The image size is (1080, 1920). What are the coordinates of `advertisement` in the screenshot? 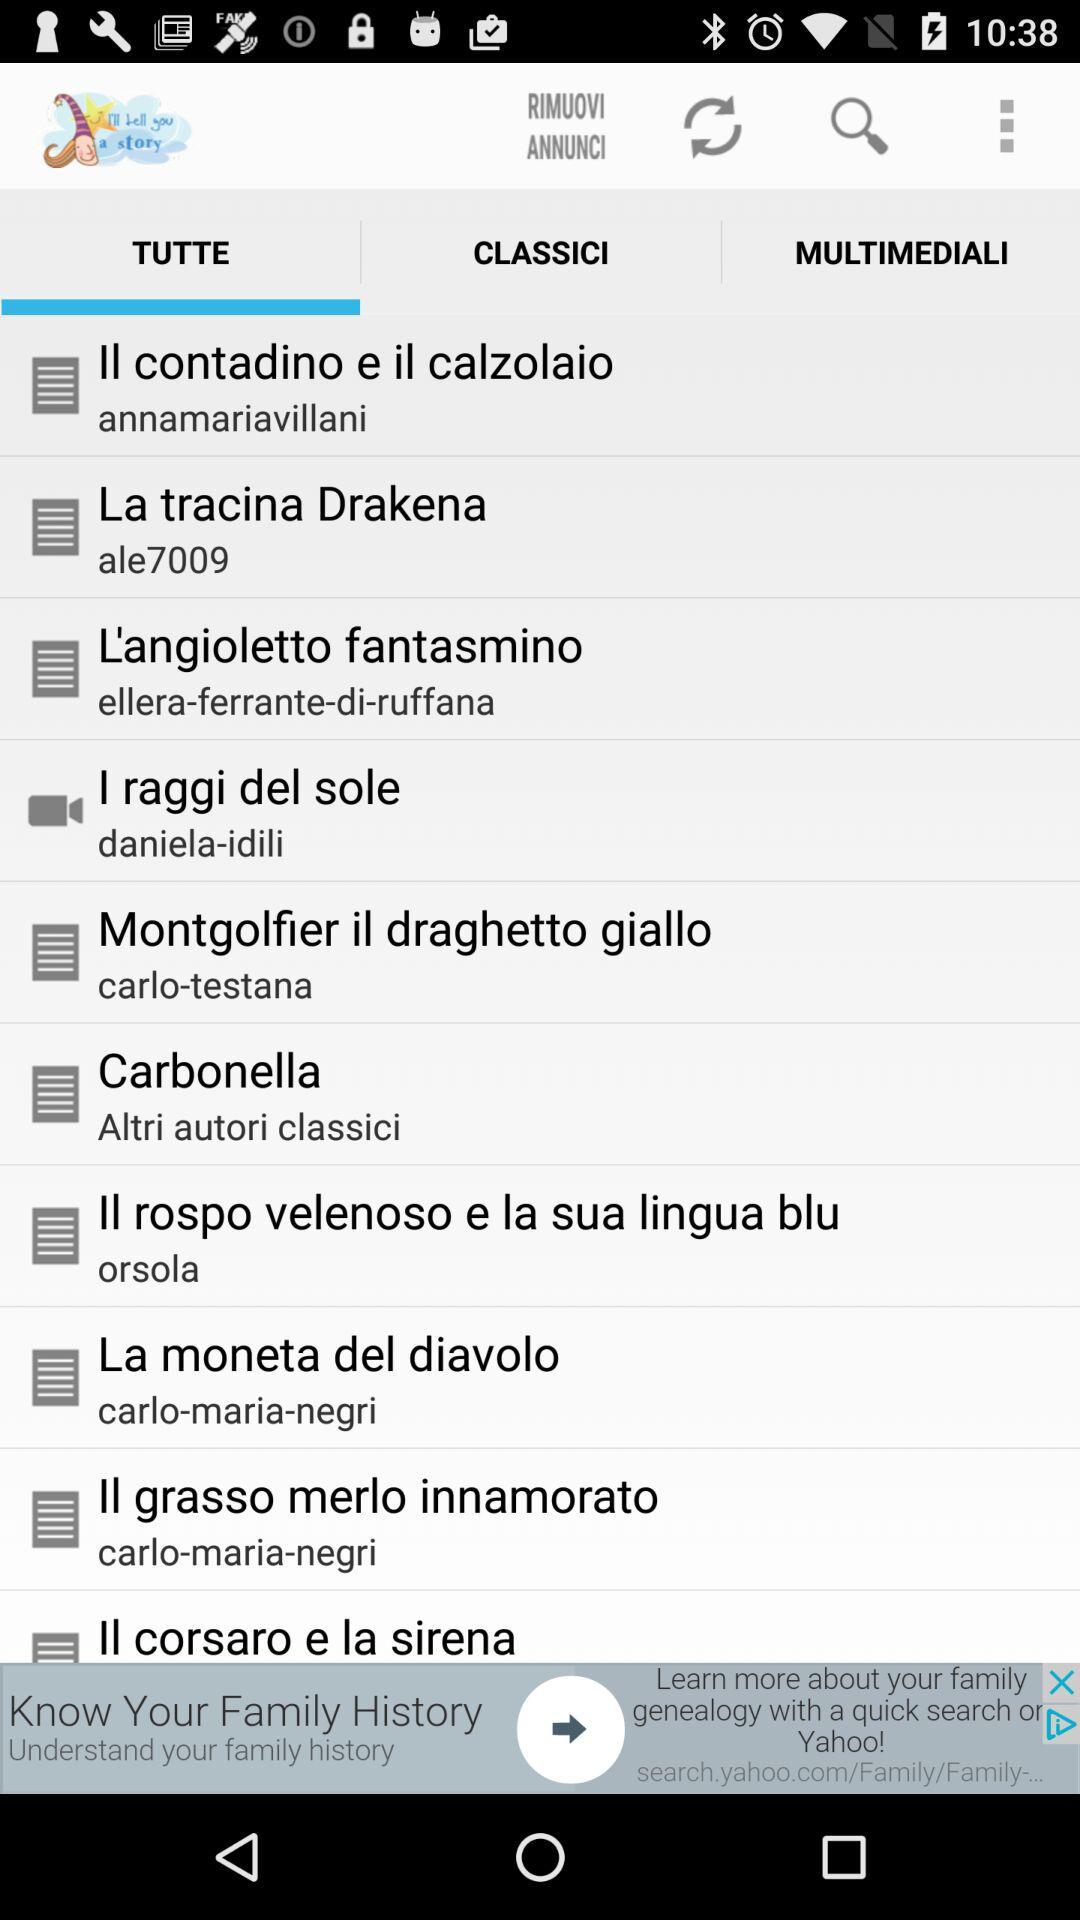 It's located at (540, 1727).